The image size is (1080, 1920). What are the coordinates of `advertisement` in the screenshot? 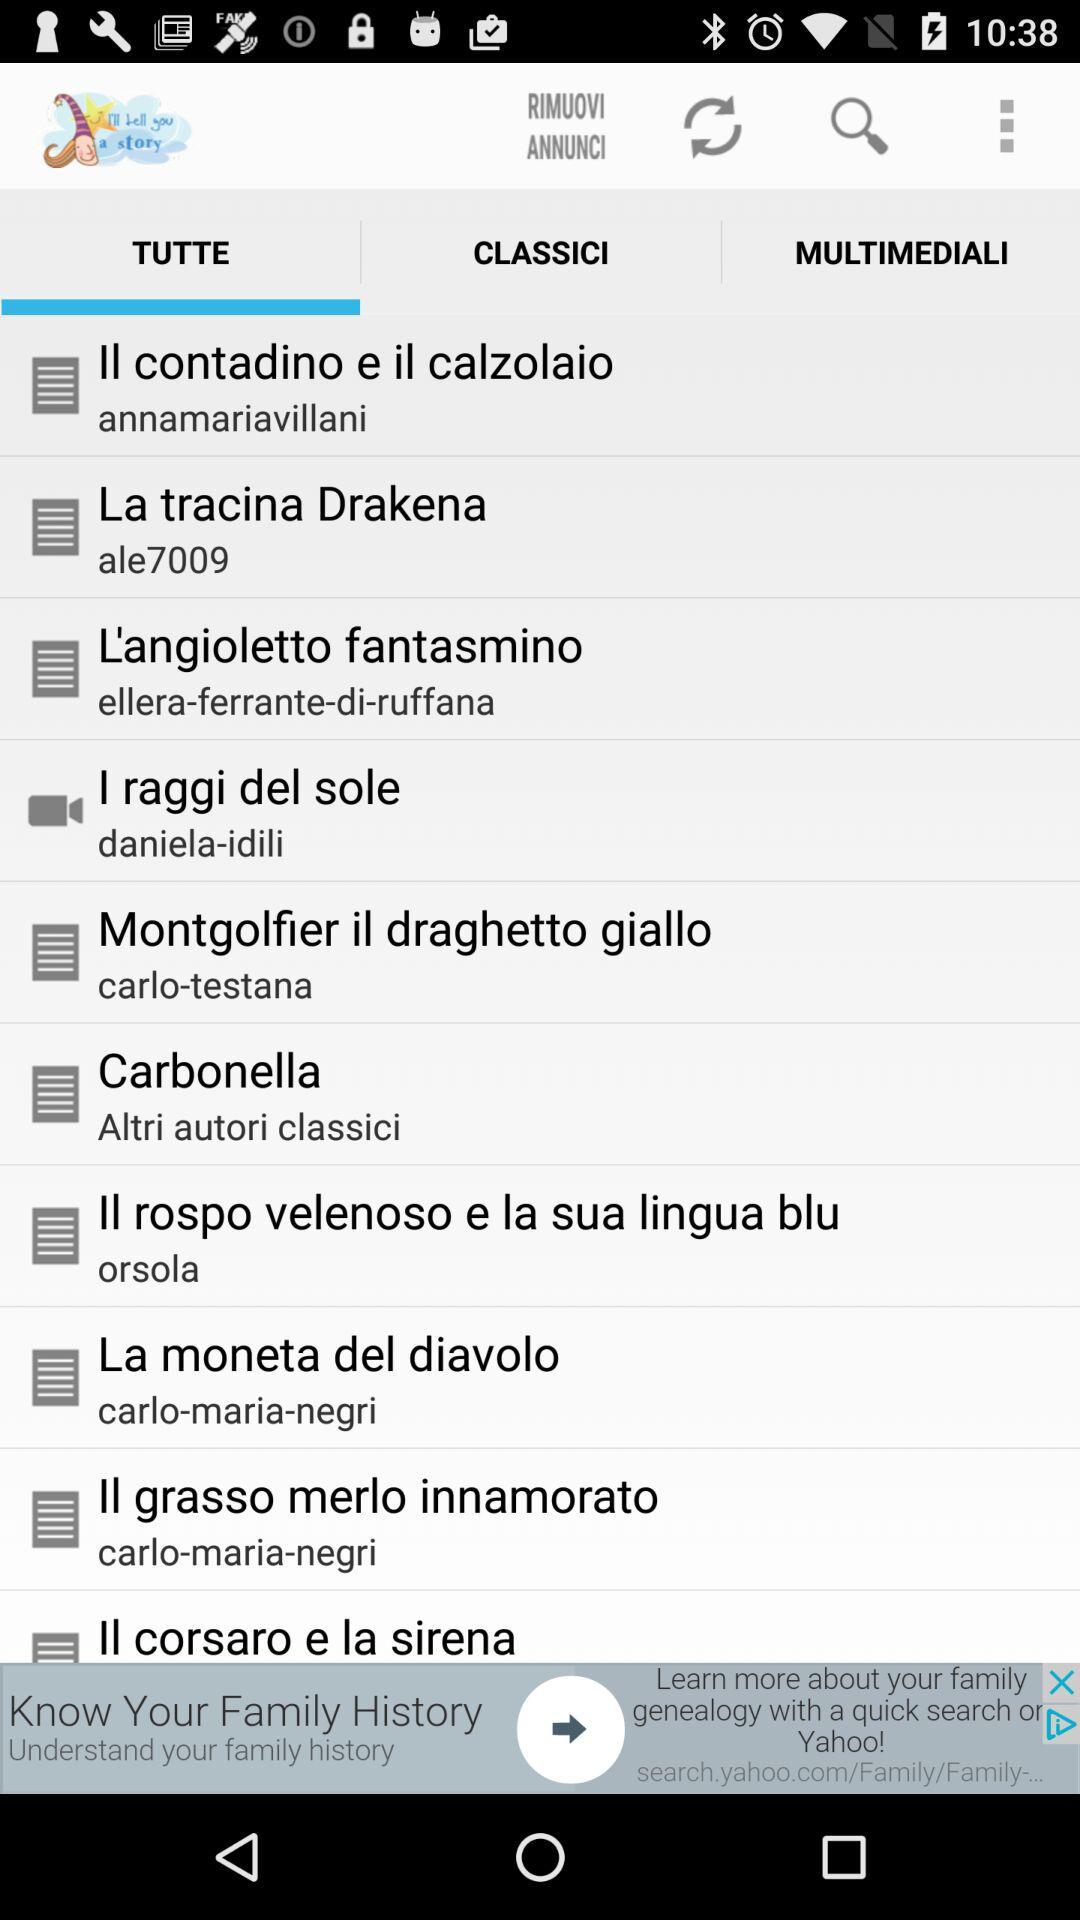 It's located at (540, 1727).